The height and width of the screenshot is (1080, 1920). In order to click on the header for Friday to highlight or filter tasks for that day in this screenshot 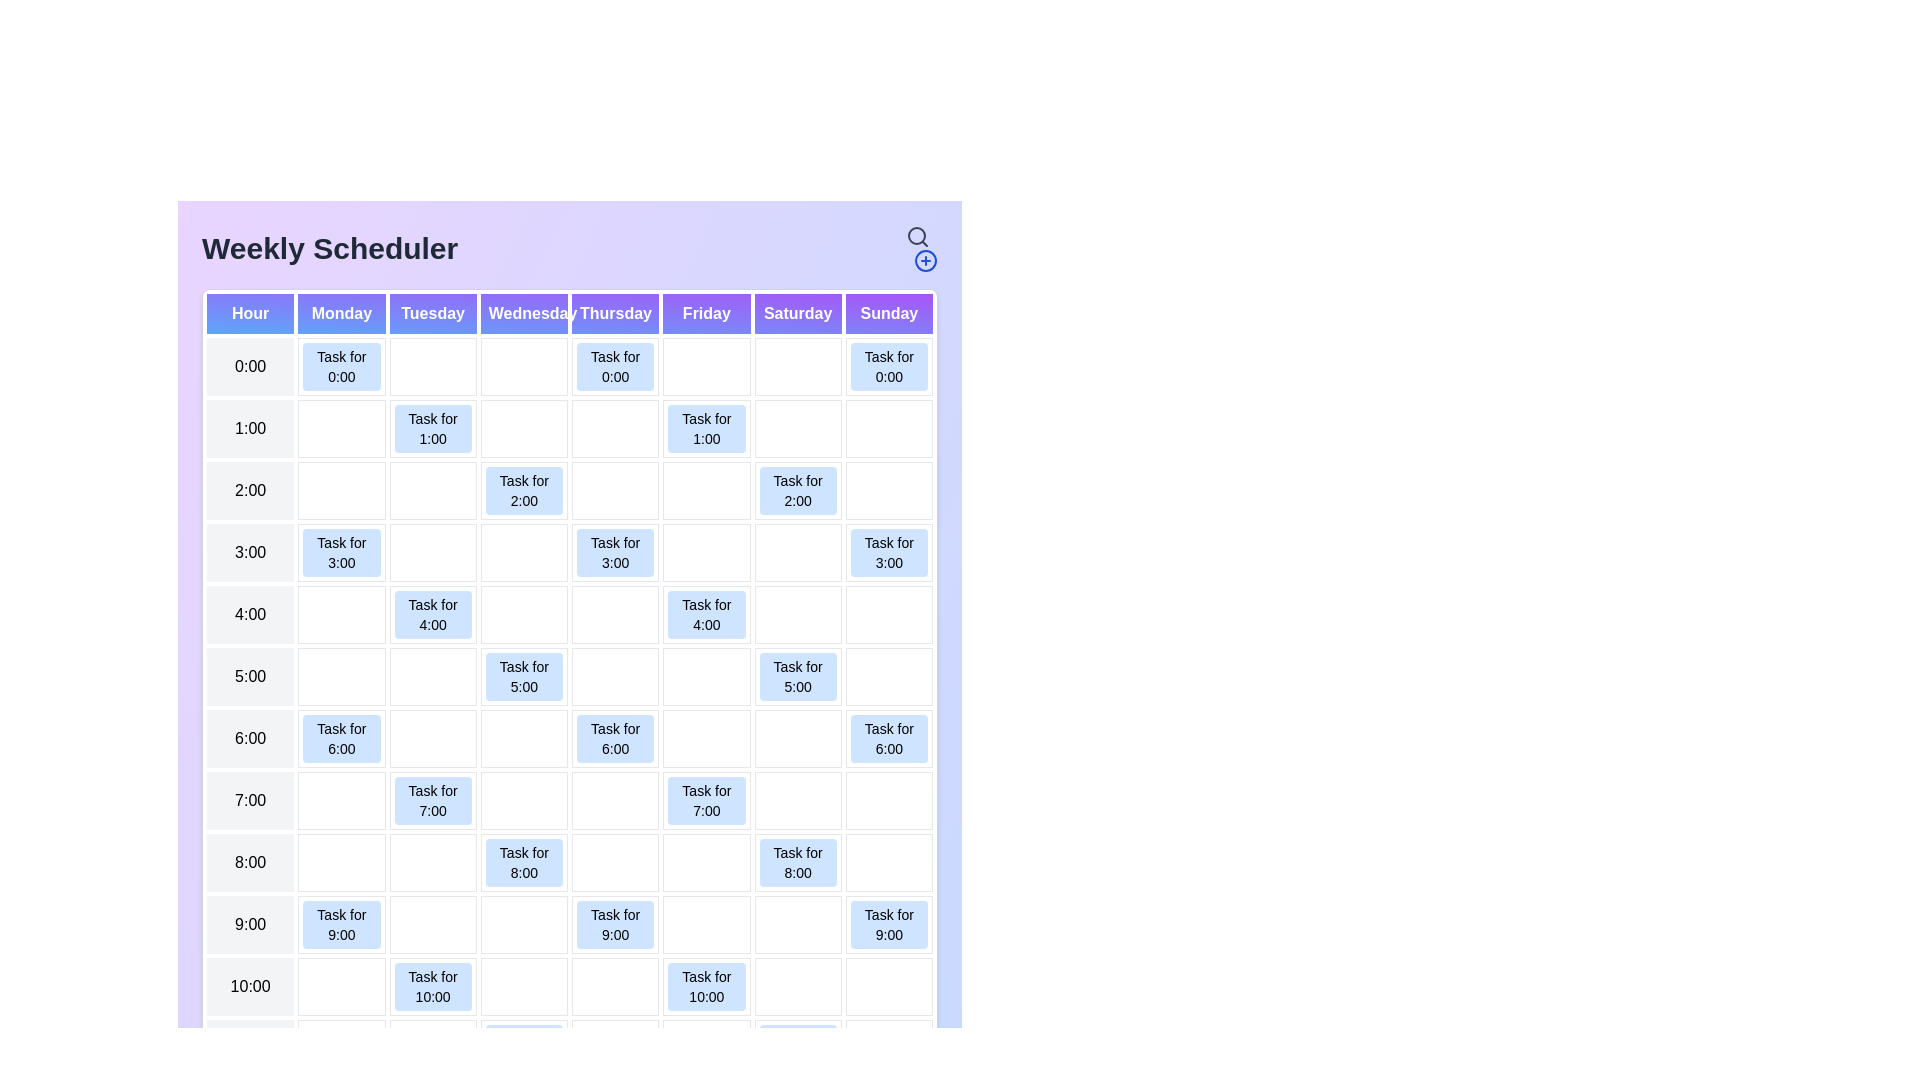, I will do `click(706, 313)`.